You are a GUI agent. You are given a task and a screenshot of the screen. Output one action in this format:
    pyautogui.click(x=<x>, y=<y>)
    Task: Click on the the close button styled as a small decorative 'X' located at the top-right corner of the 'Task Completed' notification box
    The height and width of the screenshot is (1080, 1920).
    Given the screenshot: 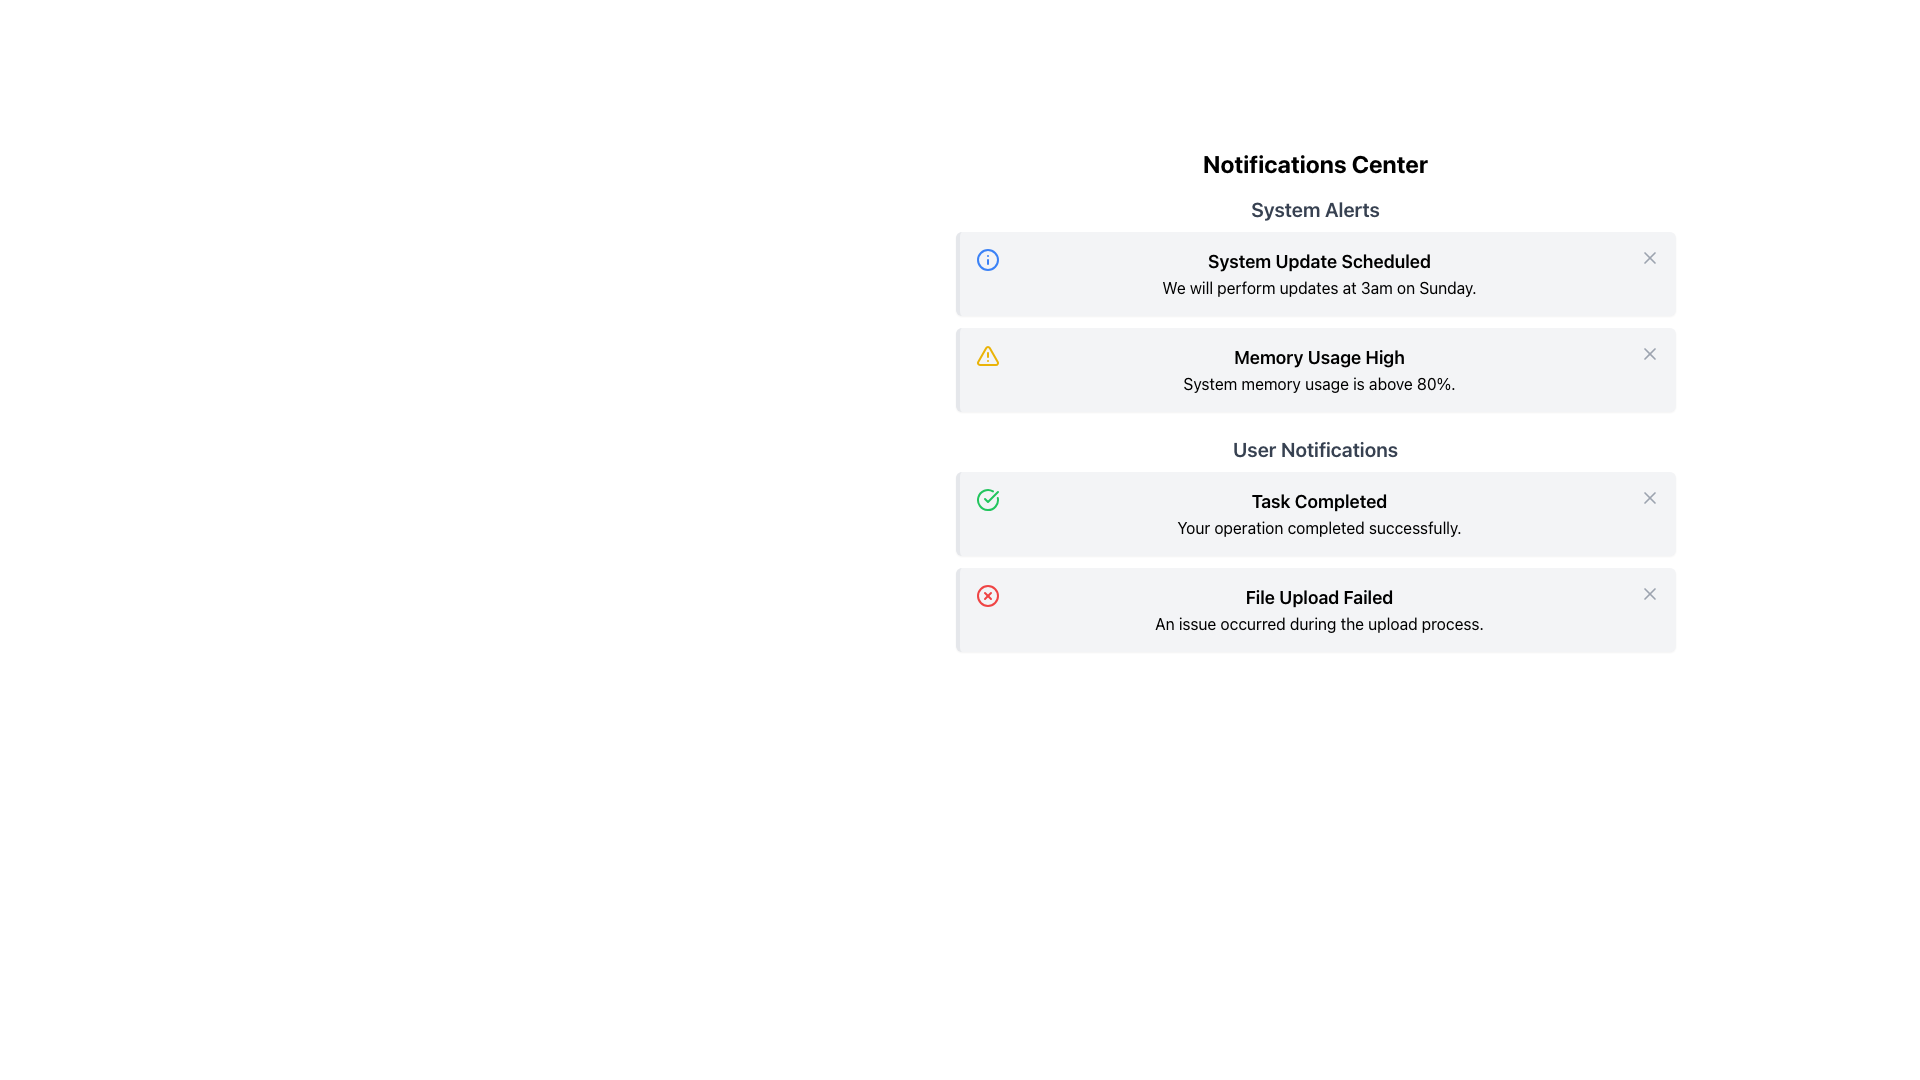 What is the action you would take?
    pyautogui.click(x=1649, y=496)
    